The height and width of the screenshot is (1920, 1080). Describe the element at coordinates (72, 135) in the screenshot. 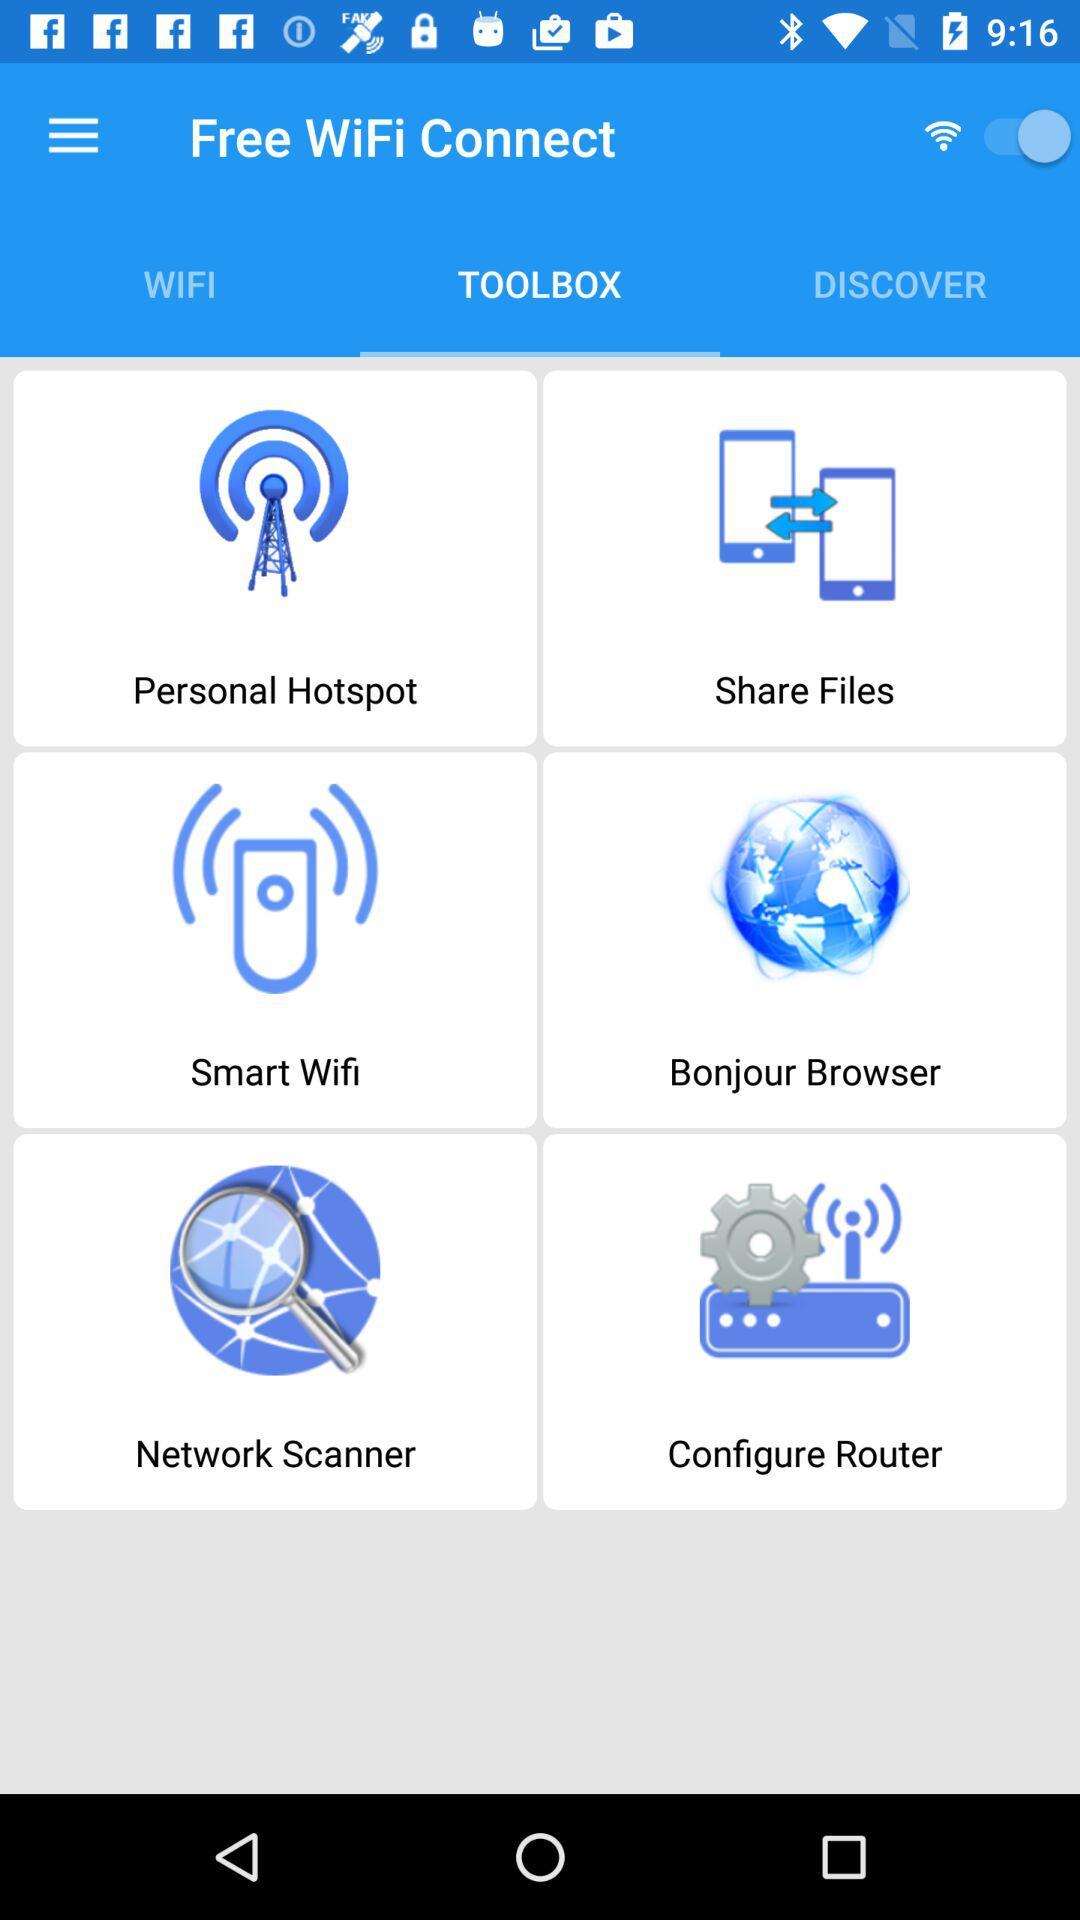

I see `icon above the wifi icon` at that location.